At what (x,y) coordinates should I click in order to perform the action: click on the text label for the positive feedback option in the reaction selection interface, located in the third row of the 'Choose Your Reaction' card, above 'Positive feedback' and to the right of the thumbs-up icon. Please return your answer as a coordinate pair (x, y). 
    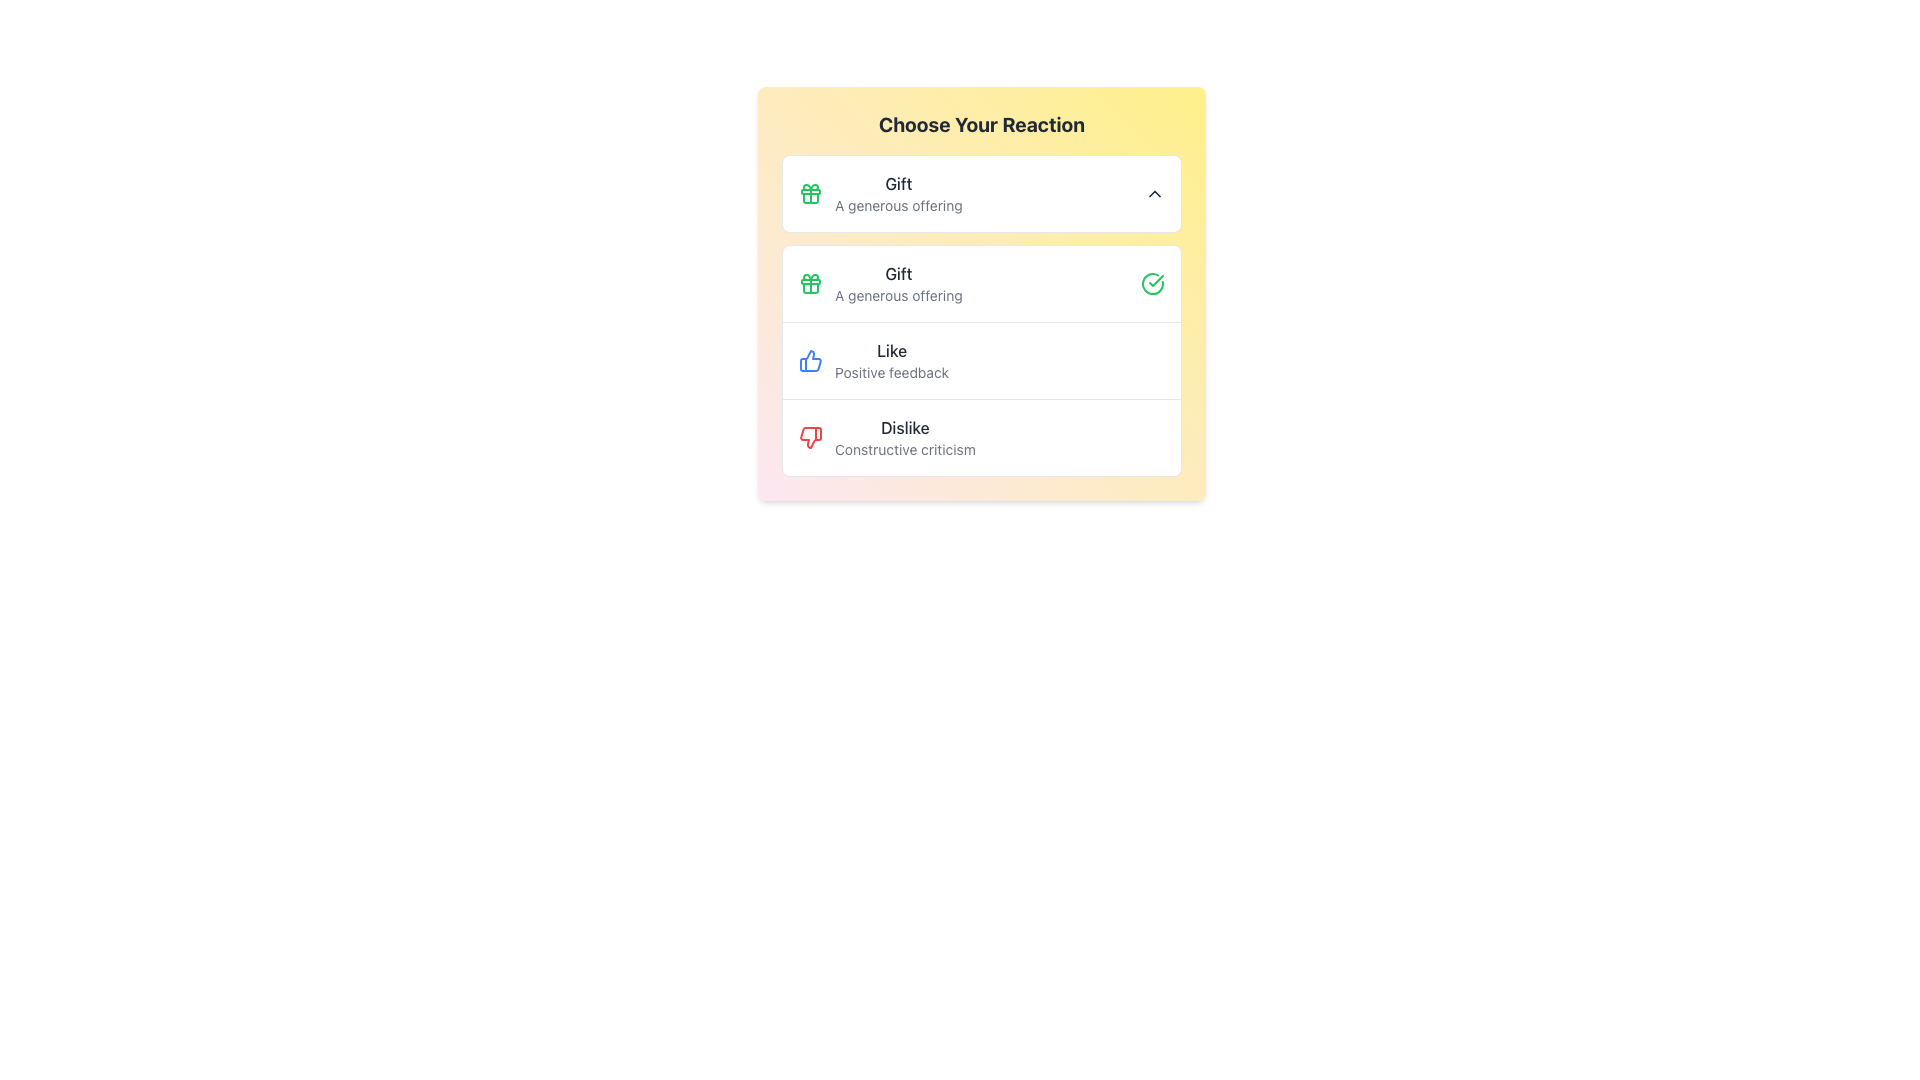
    Looking at the image, I should click on (891, 350).